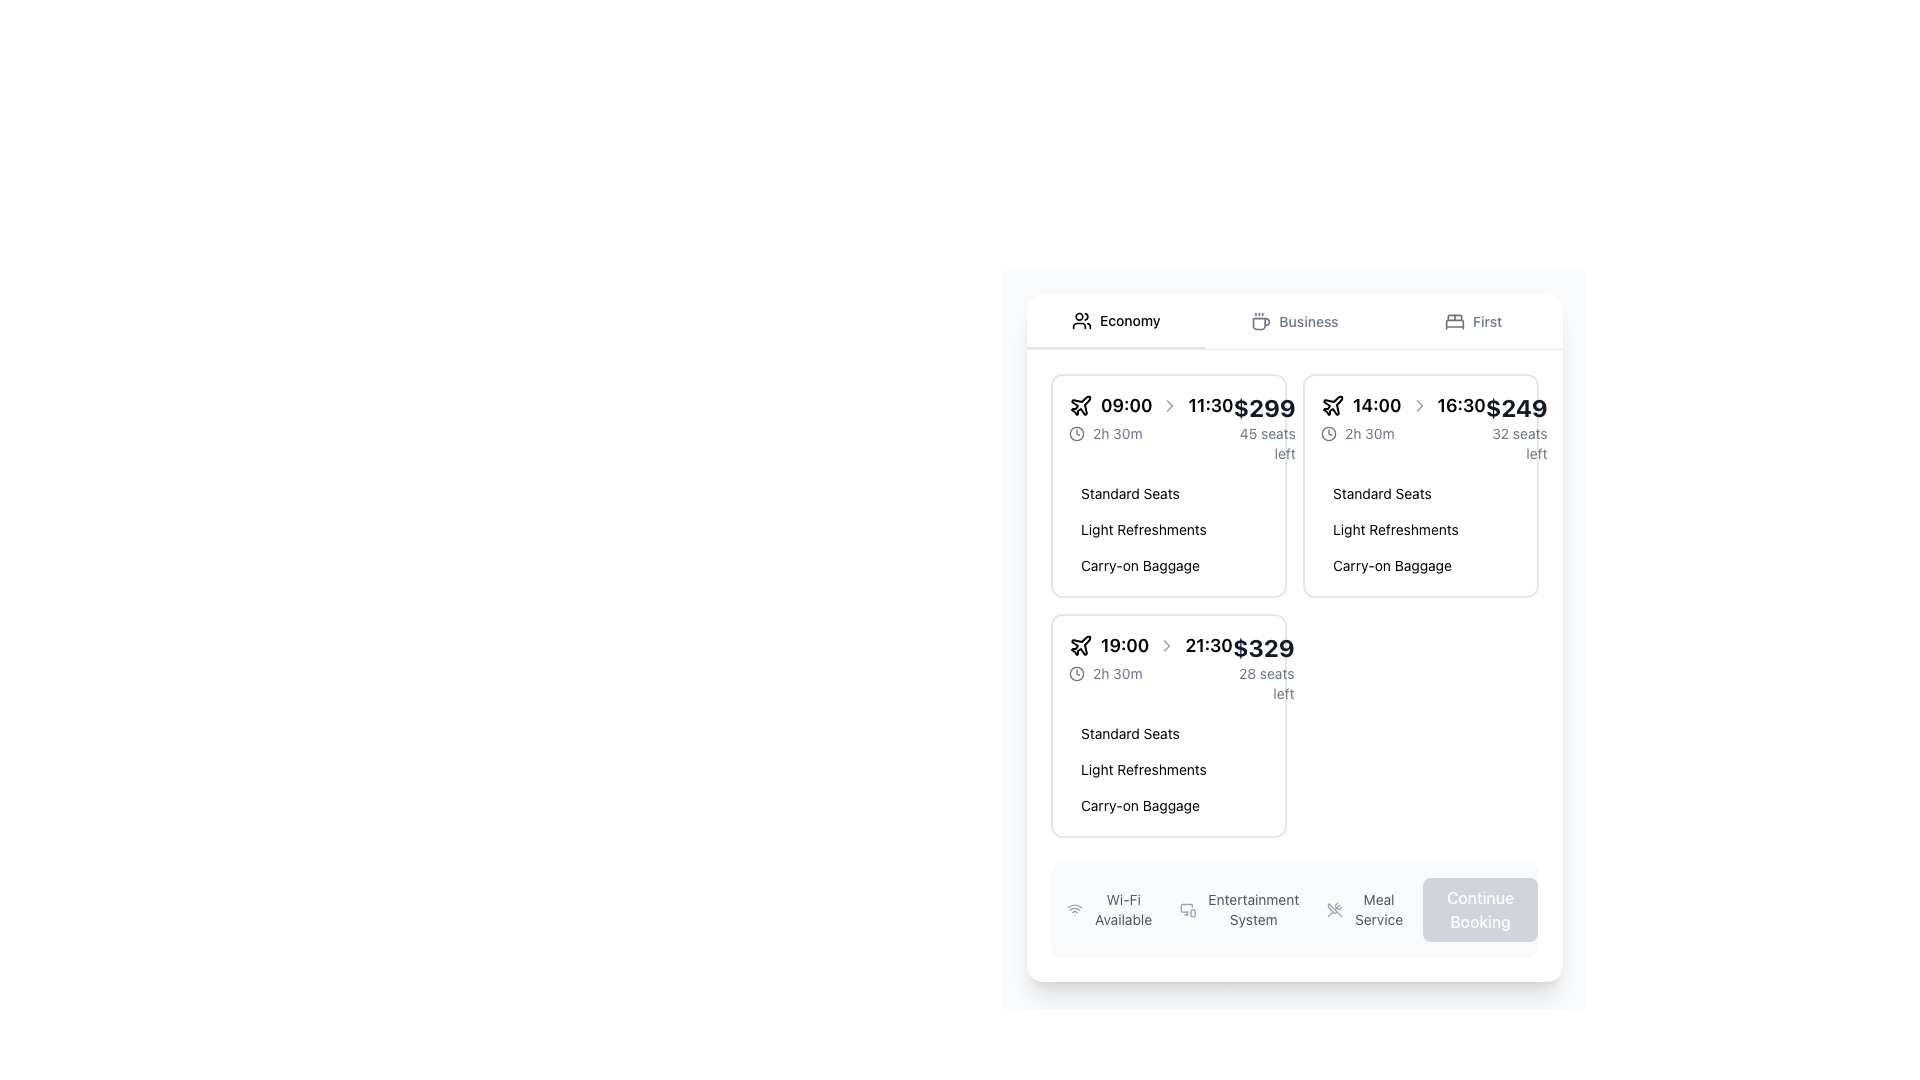 The height and width of the screenshot is (1080, 1920). What do you see at coordinates (1169, 528) in the screenshot?
I see `the Information list displaying amenities, which includes the labels 'Standard Seats,' 'Light Refreshments,' and 'Carry-on Baggage,' located at the bottom of the flight selection card` at bounding box center [1169, 528].